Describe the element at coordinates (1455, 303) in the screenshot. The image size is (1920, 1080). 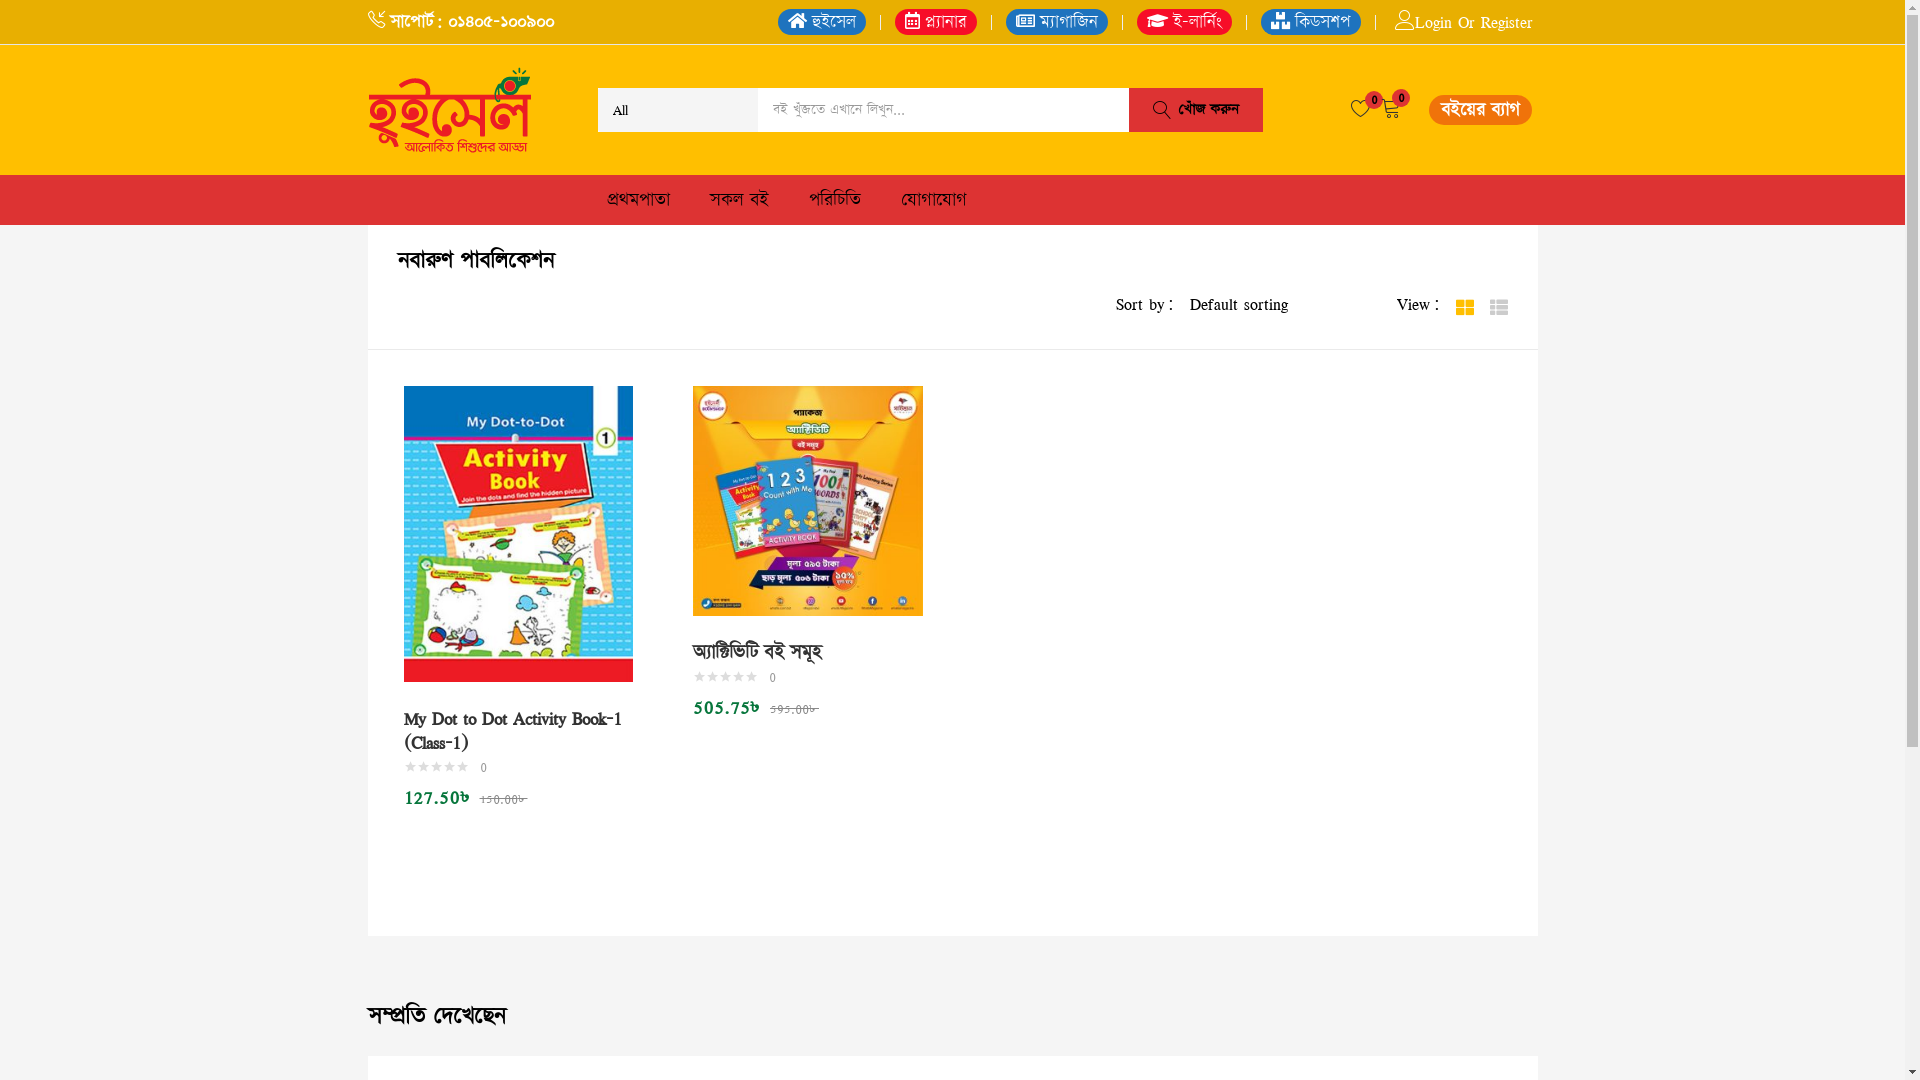
I see `'Grid'` at that location.